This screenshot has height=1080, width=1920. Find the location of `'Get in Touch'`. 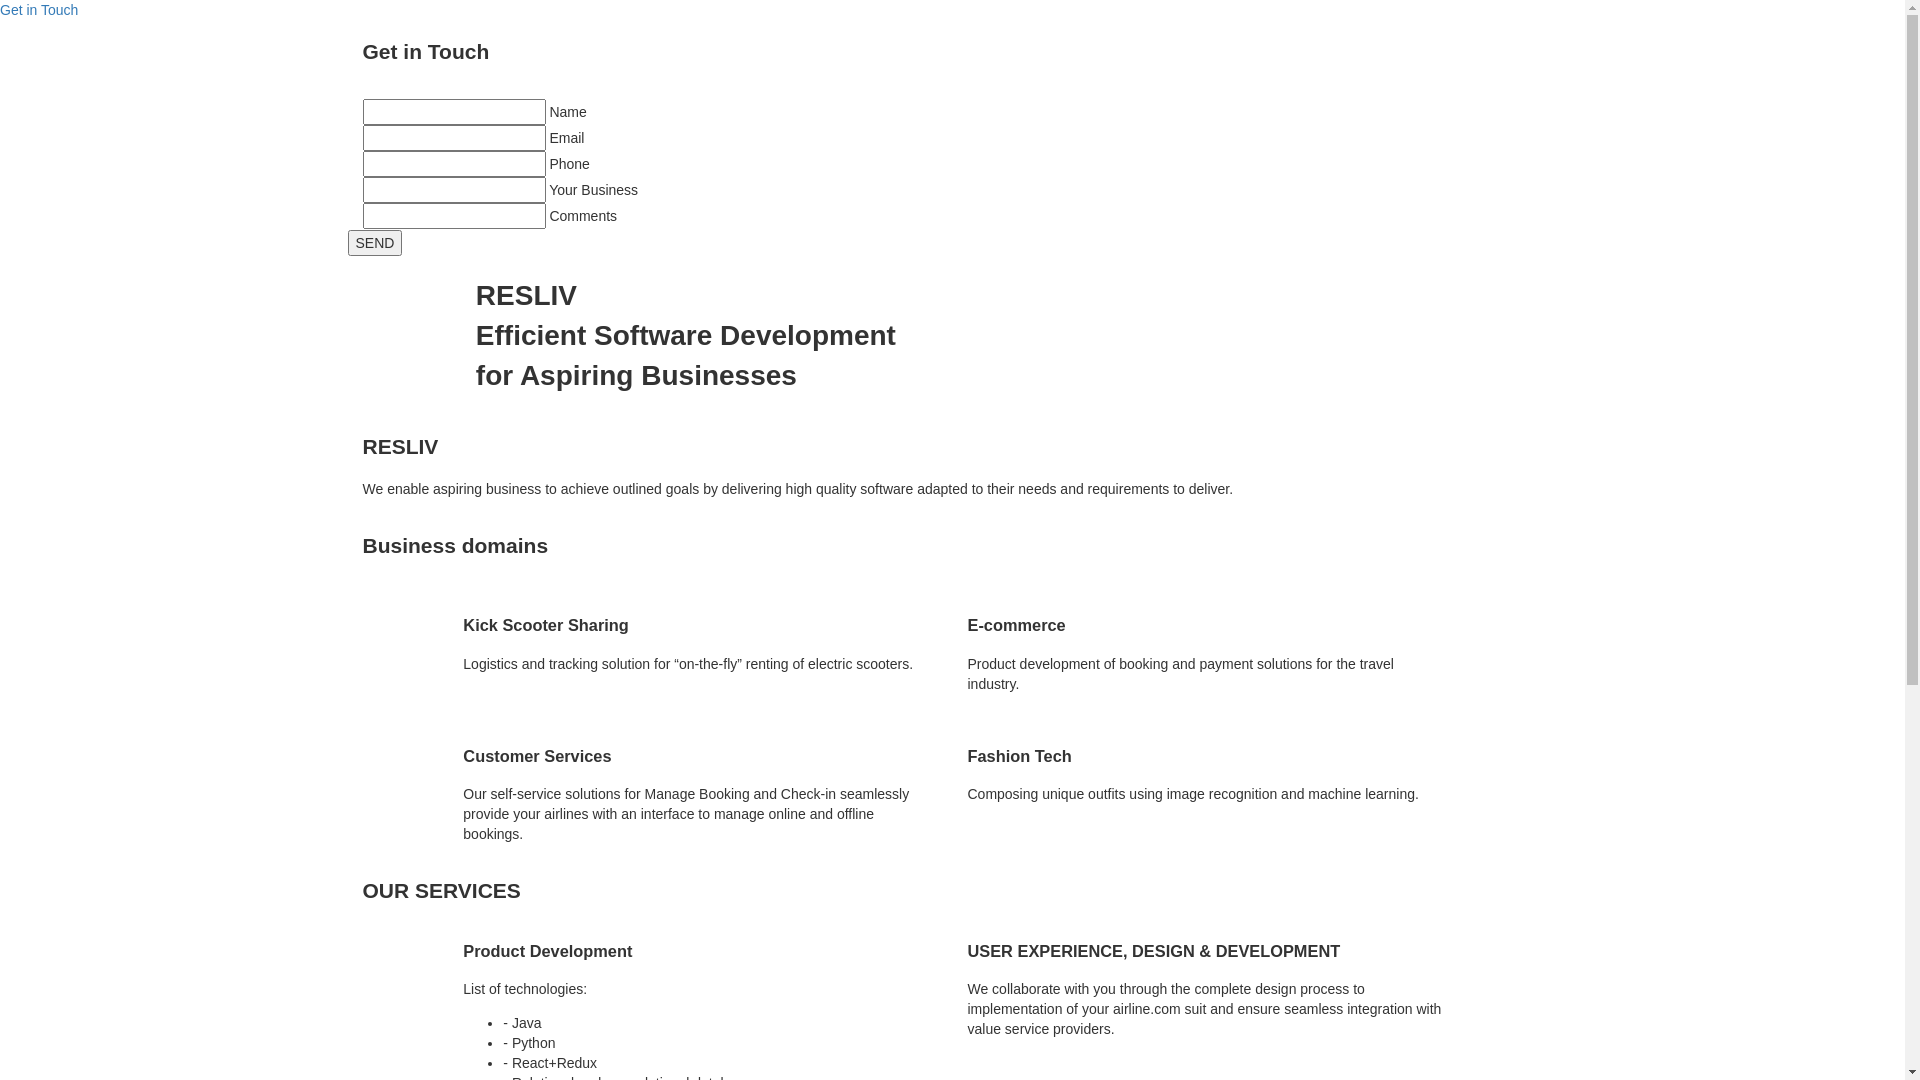

'Get in Touch' is located at coordinates (38, 10).